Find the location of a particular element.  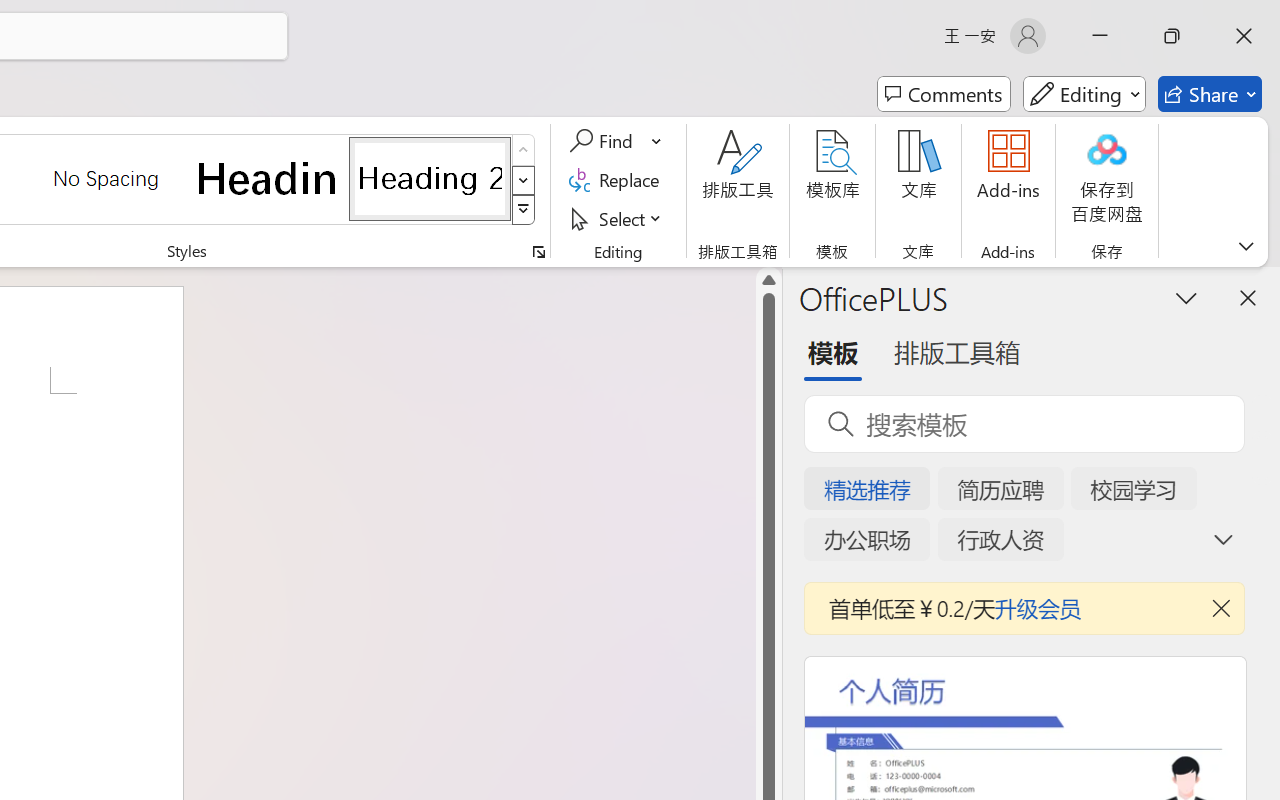

'Ribbon Display Options' is located at coordinates (1245, 245).